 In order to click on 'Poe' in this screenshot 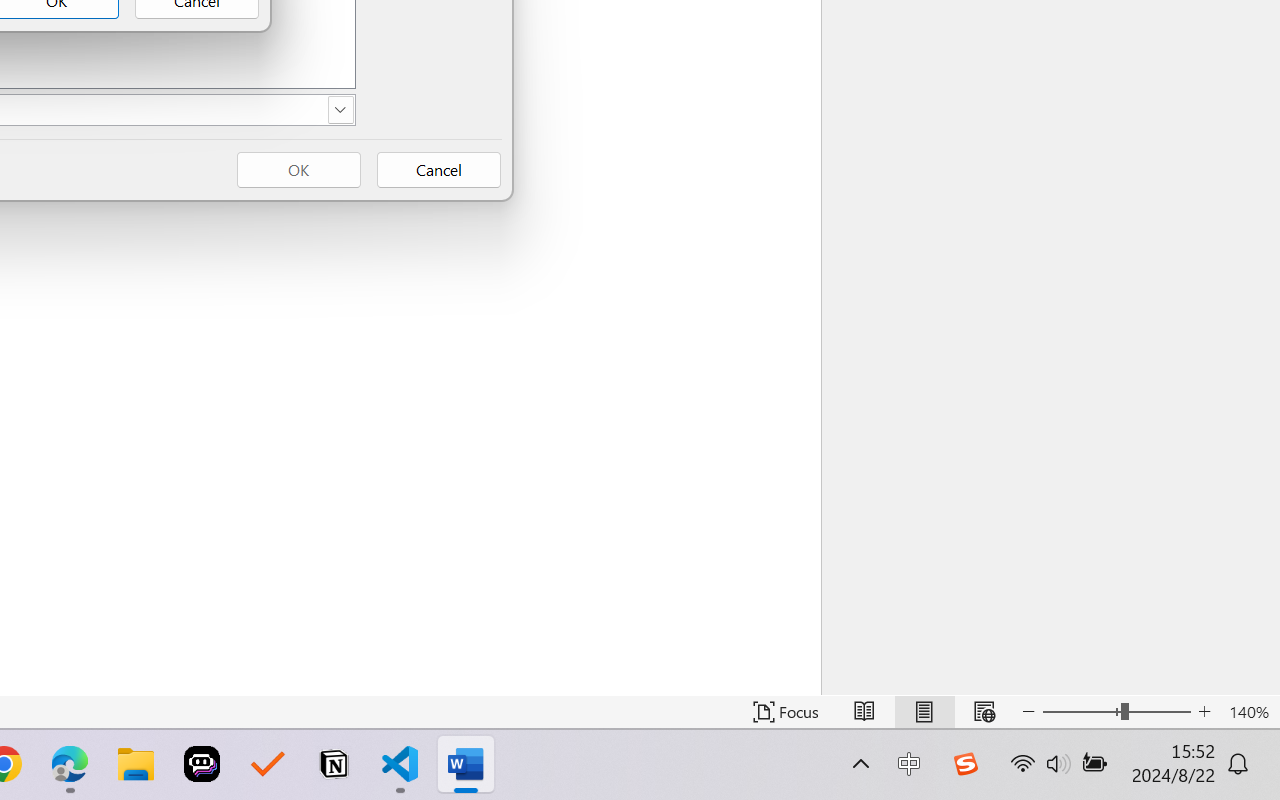, I will do `click(202, 764)`.